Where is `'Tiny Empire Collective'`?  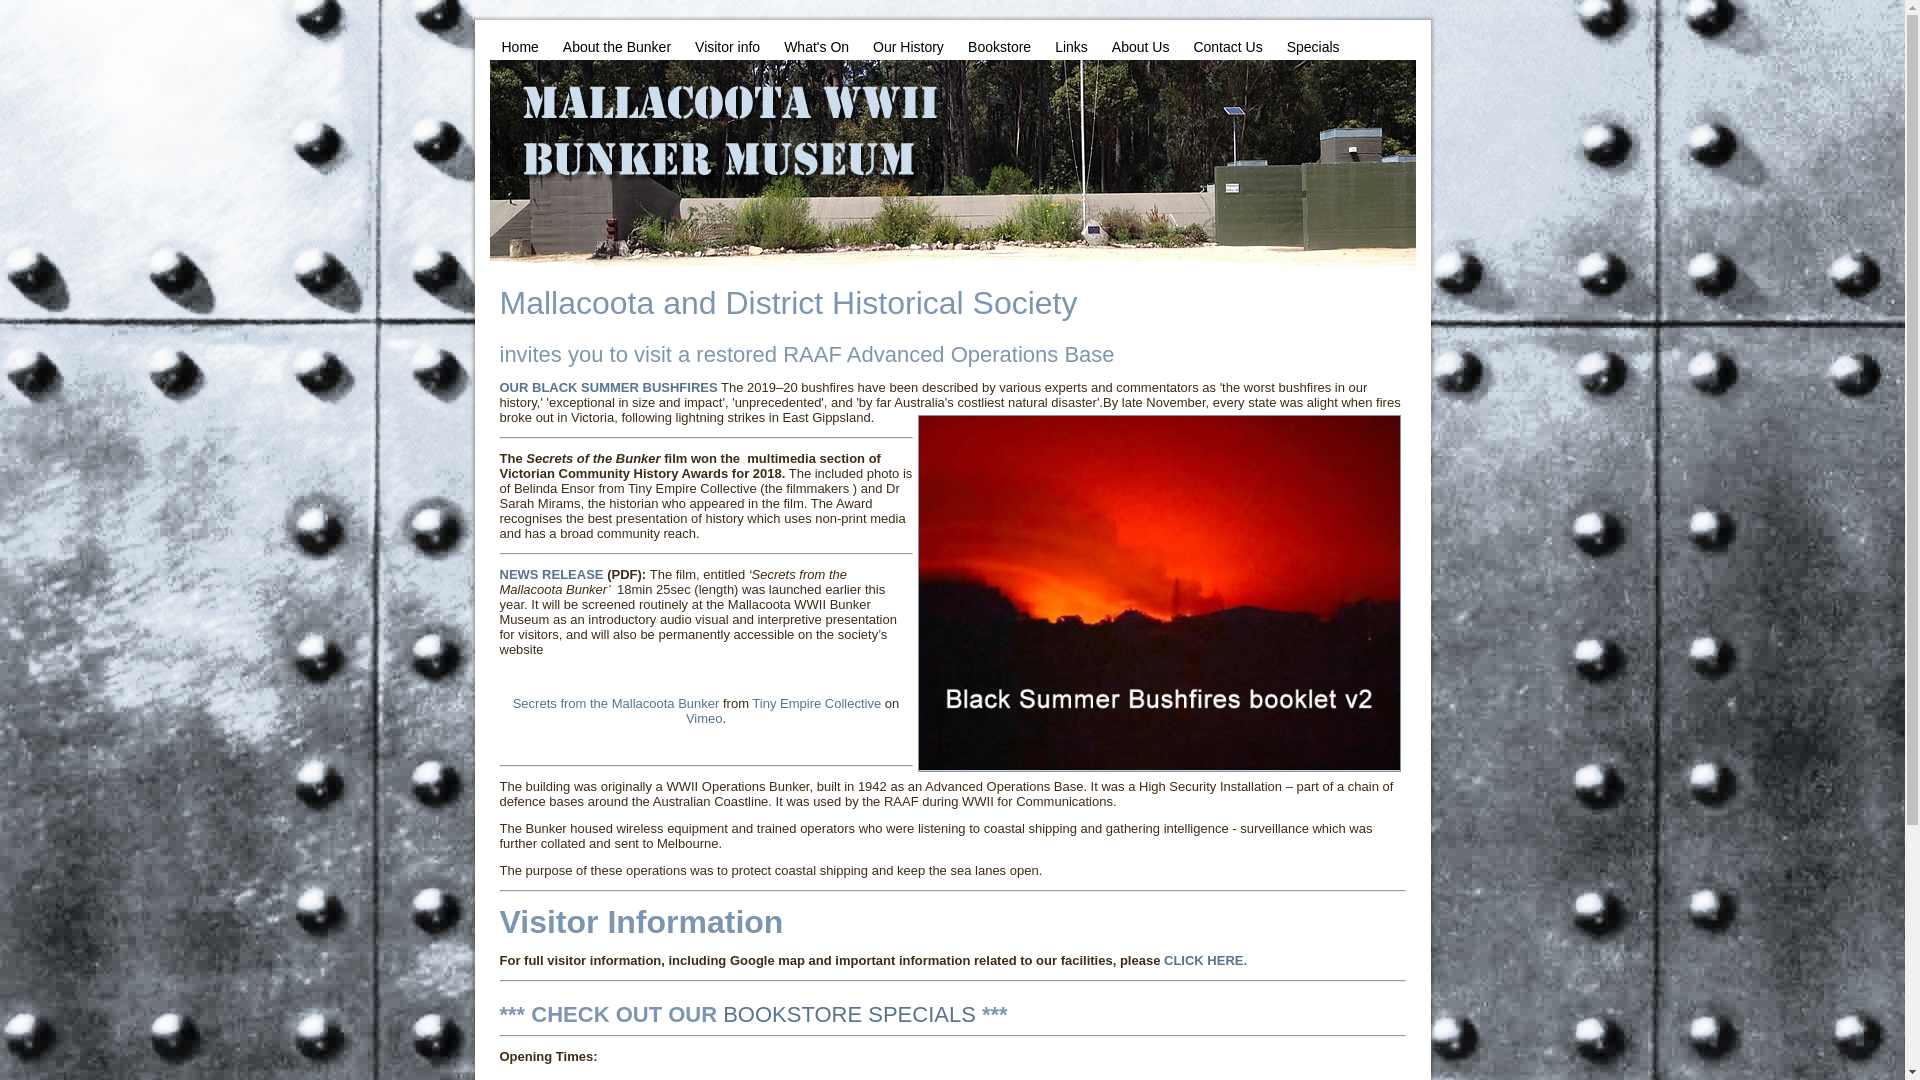
'Tiny Empire Collective' is located at coordinates (816, 702).